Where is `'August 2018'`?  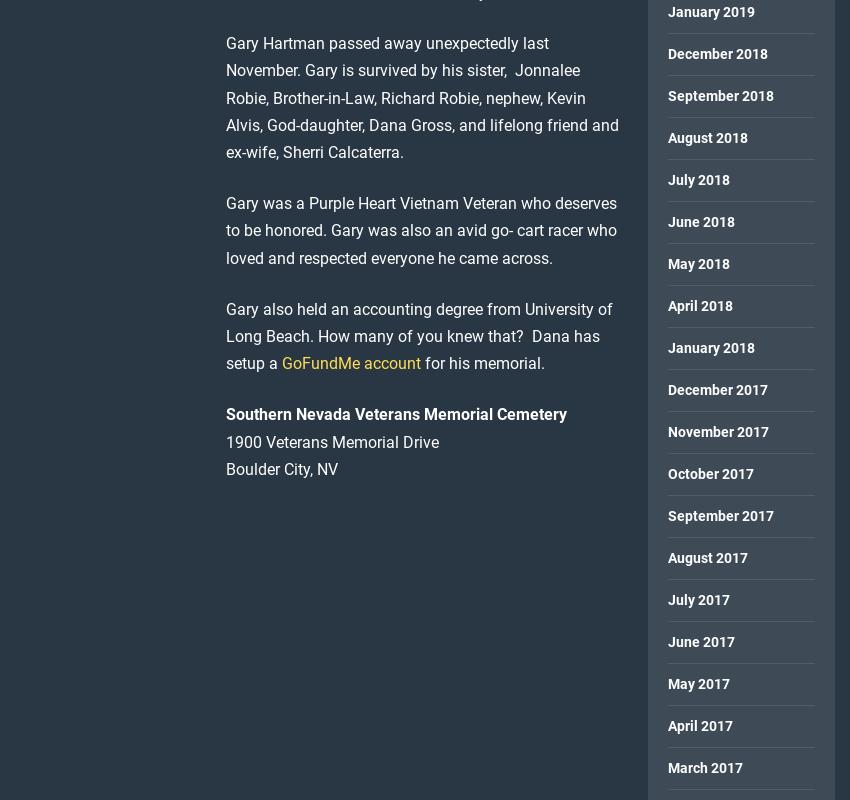
'August 2018' is located at coordinates (706, 137).